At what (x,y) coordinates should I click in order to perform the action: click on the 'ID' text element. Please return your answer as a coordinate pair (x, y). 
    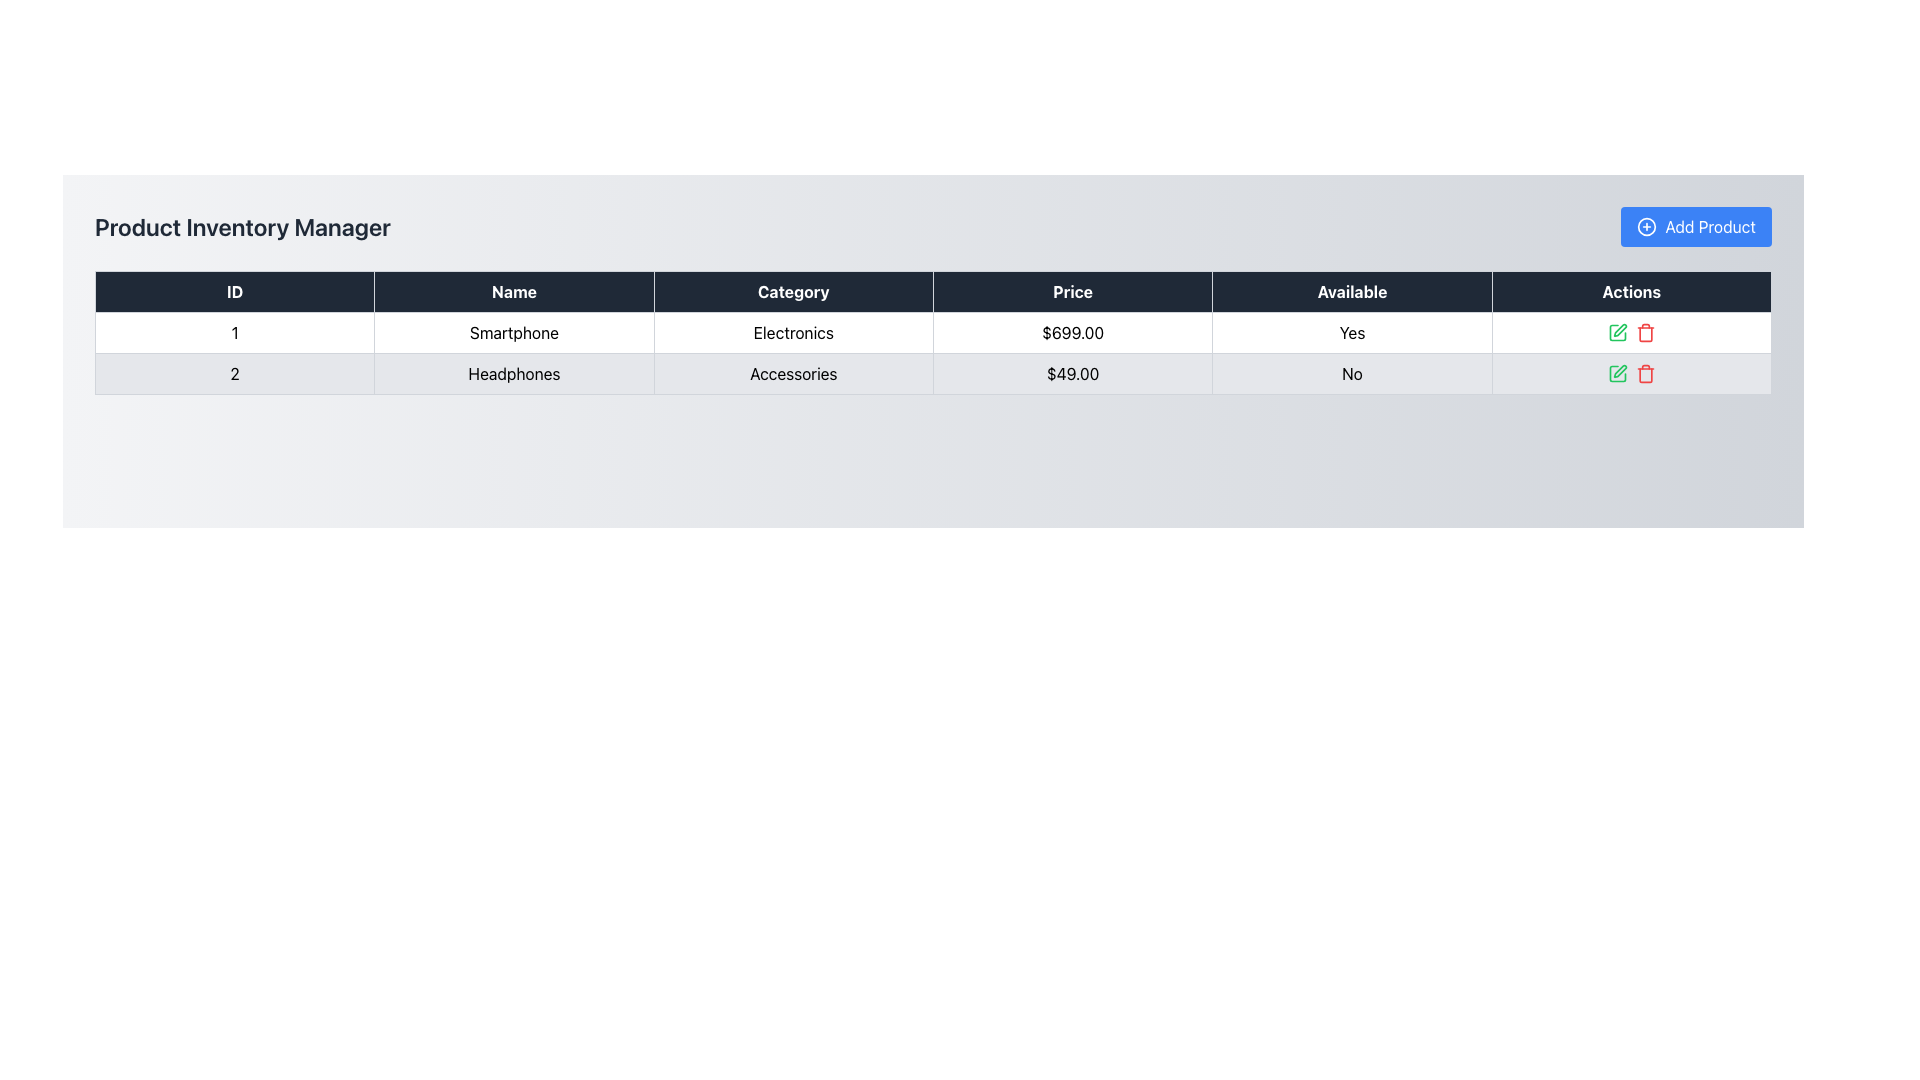
    Looking at the image, I should click on (235, 374).